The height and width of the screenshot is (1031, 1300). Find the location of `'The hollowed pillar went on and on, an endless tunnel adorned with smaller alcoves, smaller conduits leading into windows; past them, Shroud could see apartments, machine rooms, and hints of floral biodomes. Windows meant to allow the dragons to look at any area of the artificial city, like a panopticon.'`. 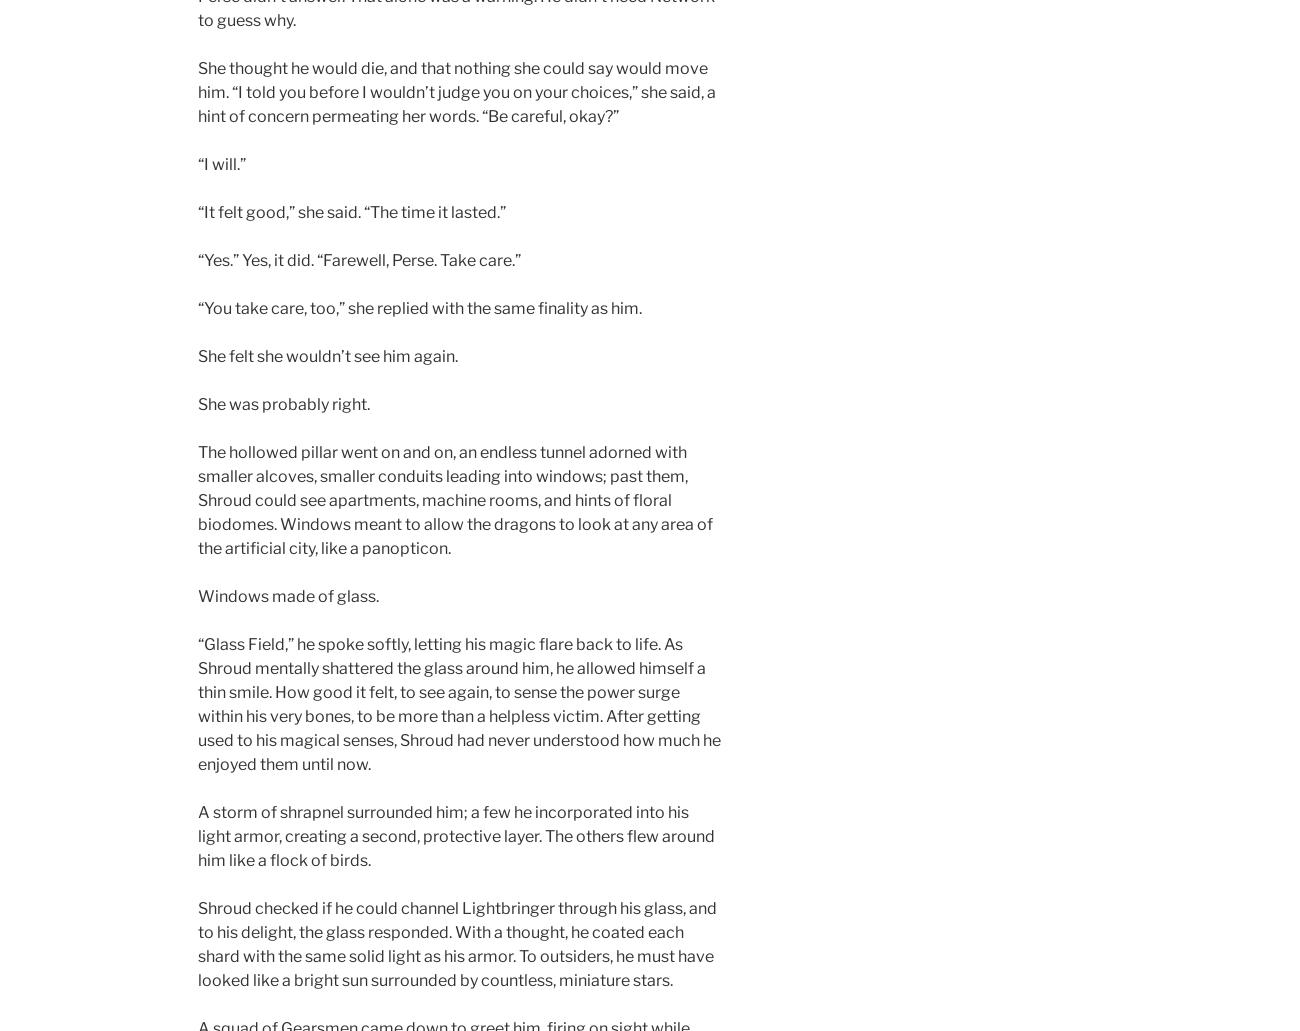

'The hollowed pillar went on and on, an endless tunnel adorned with smaller alcoves, smaller conduits leading into windows; past them, Shroud could see apartments, machine rooms, and hints of floral biodomes. Windows meant to allow the dragons to look at any area of the artificial city, like a panopticon.' is located at coordinates (454, 500).